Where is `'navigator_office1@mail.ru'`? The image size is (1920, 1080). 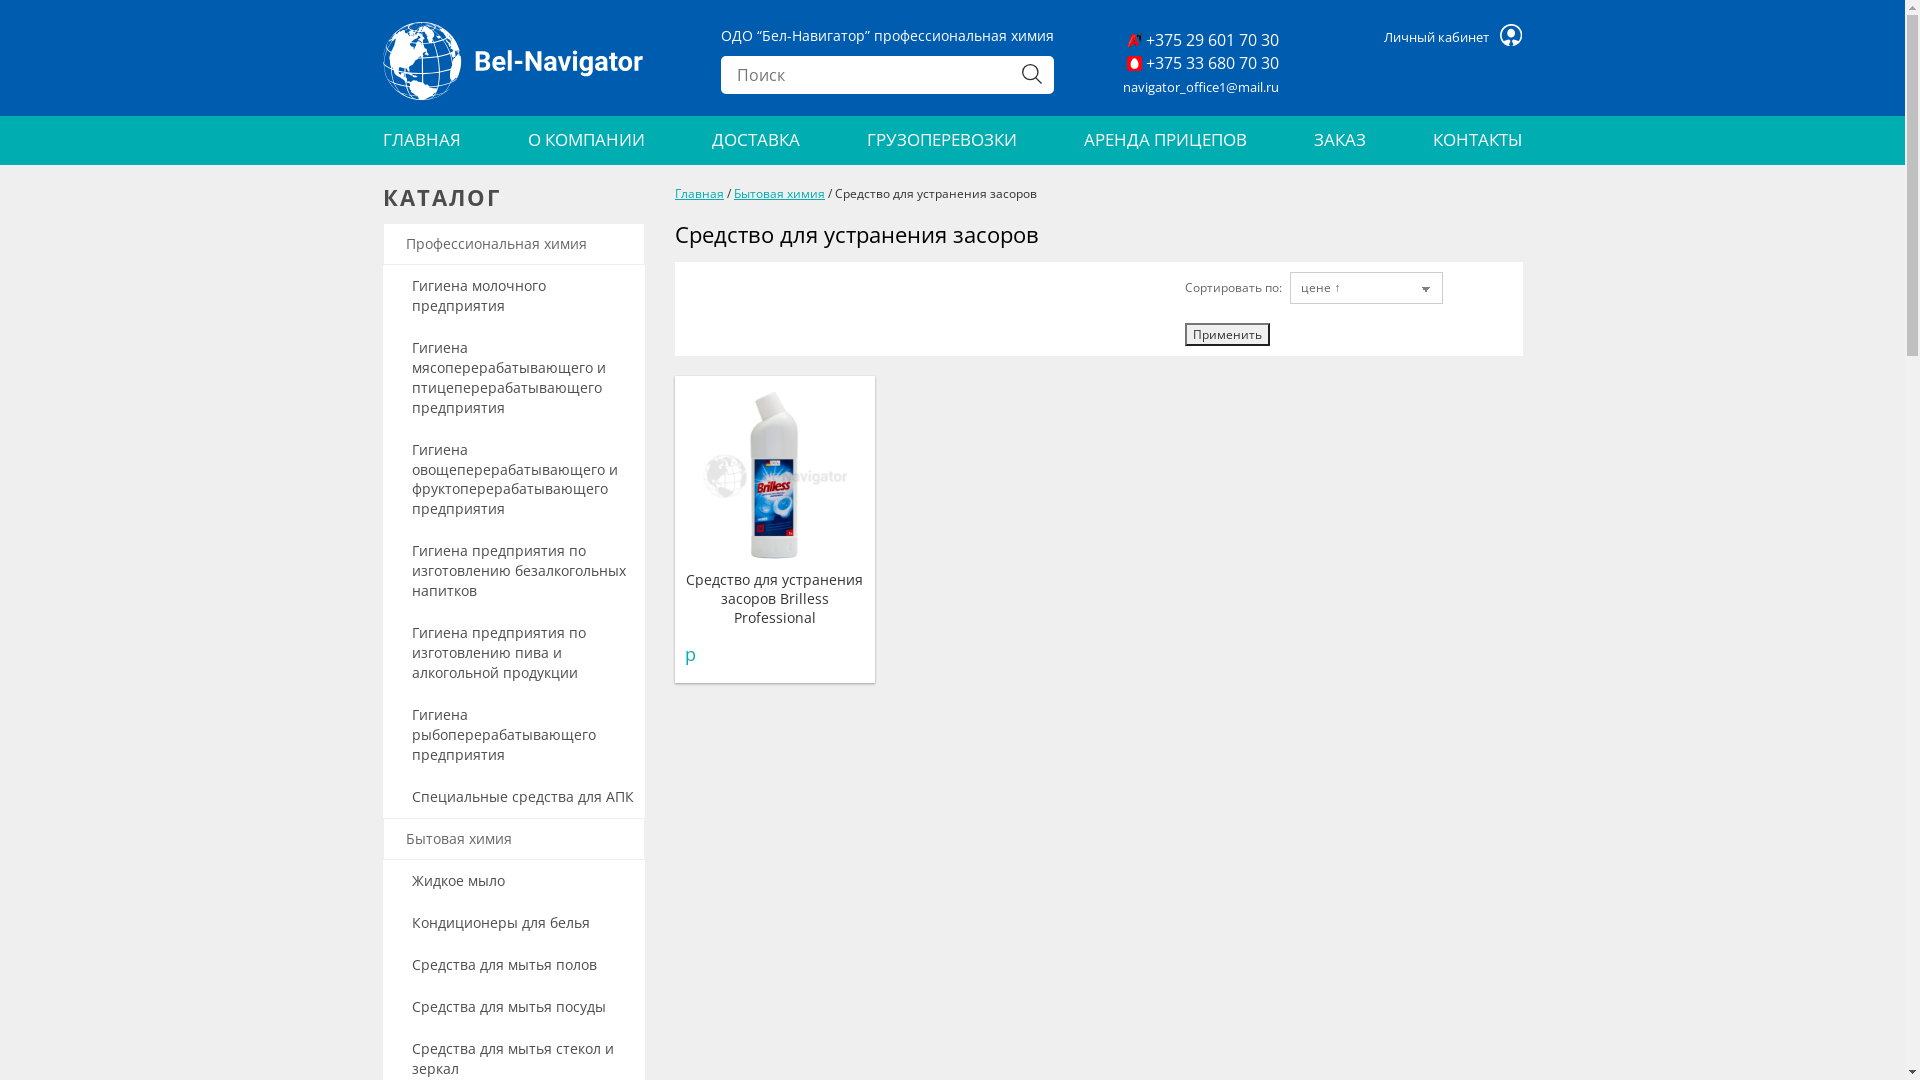 'navigator_office1@mail.ru' is located at coordinates (1200, 86).